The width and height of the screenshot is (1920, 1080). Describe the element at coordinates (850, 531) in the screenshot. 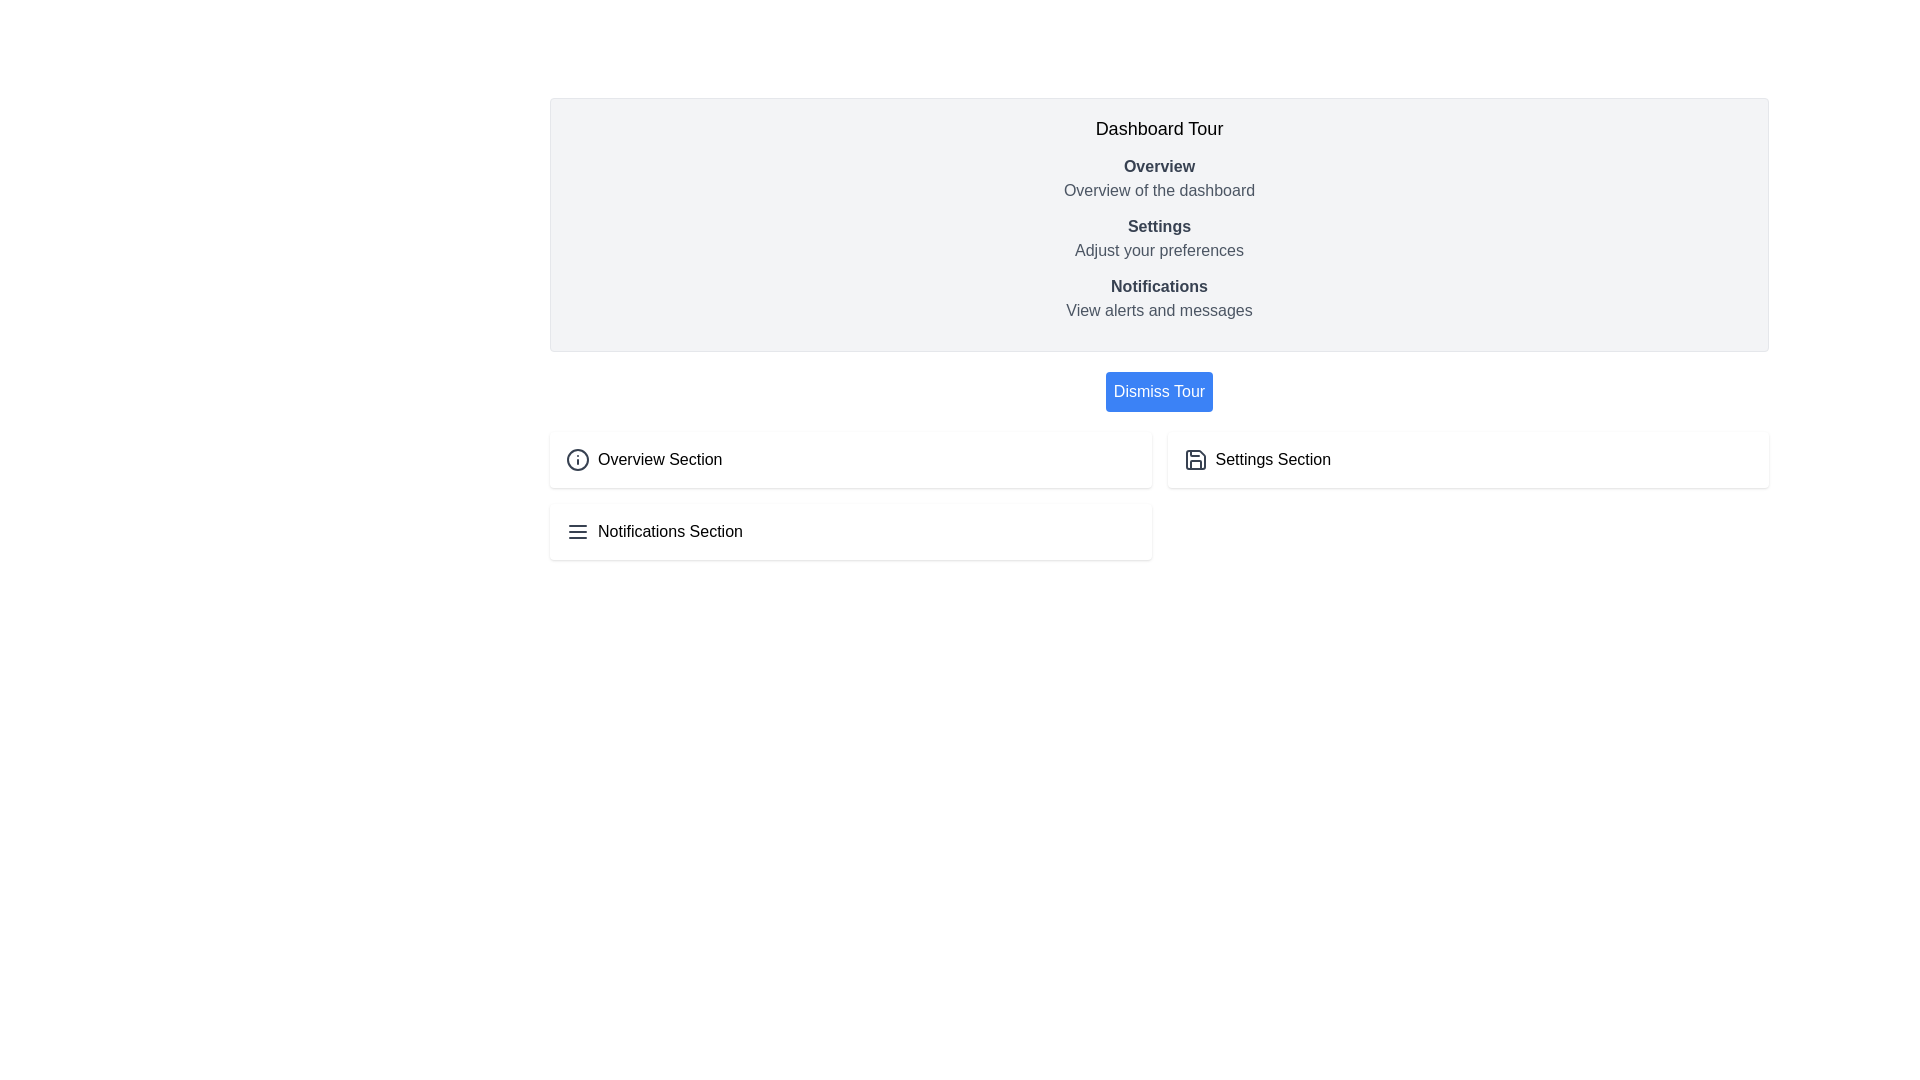

I see `the button-like interactive element that serves as a navigational link for notifications, positioned as the third item after 'Overview Section' and 'Settings Section' in the grid layout` at that location.